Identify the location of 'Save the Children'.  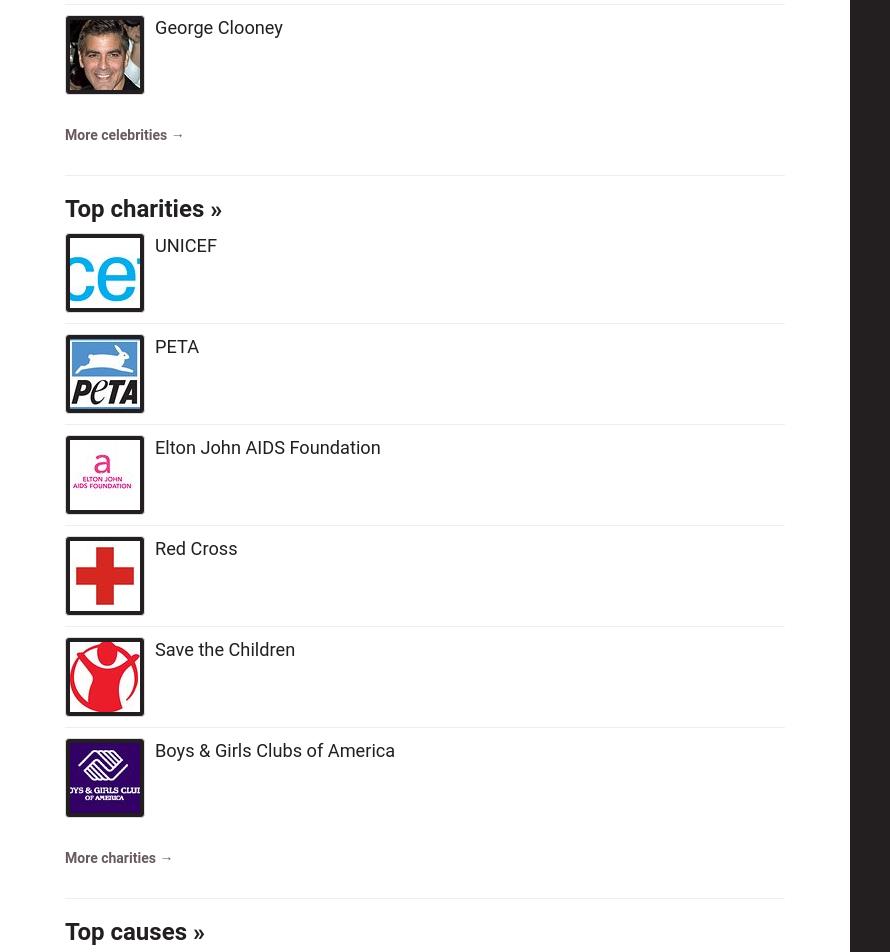
(223, 648).